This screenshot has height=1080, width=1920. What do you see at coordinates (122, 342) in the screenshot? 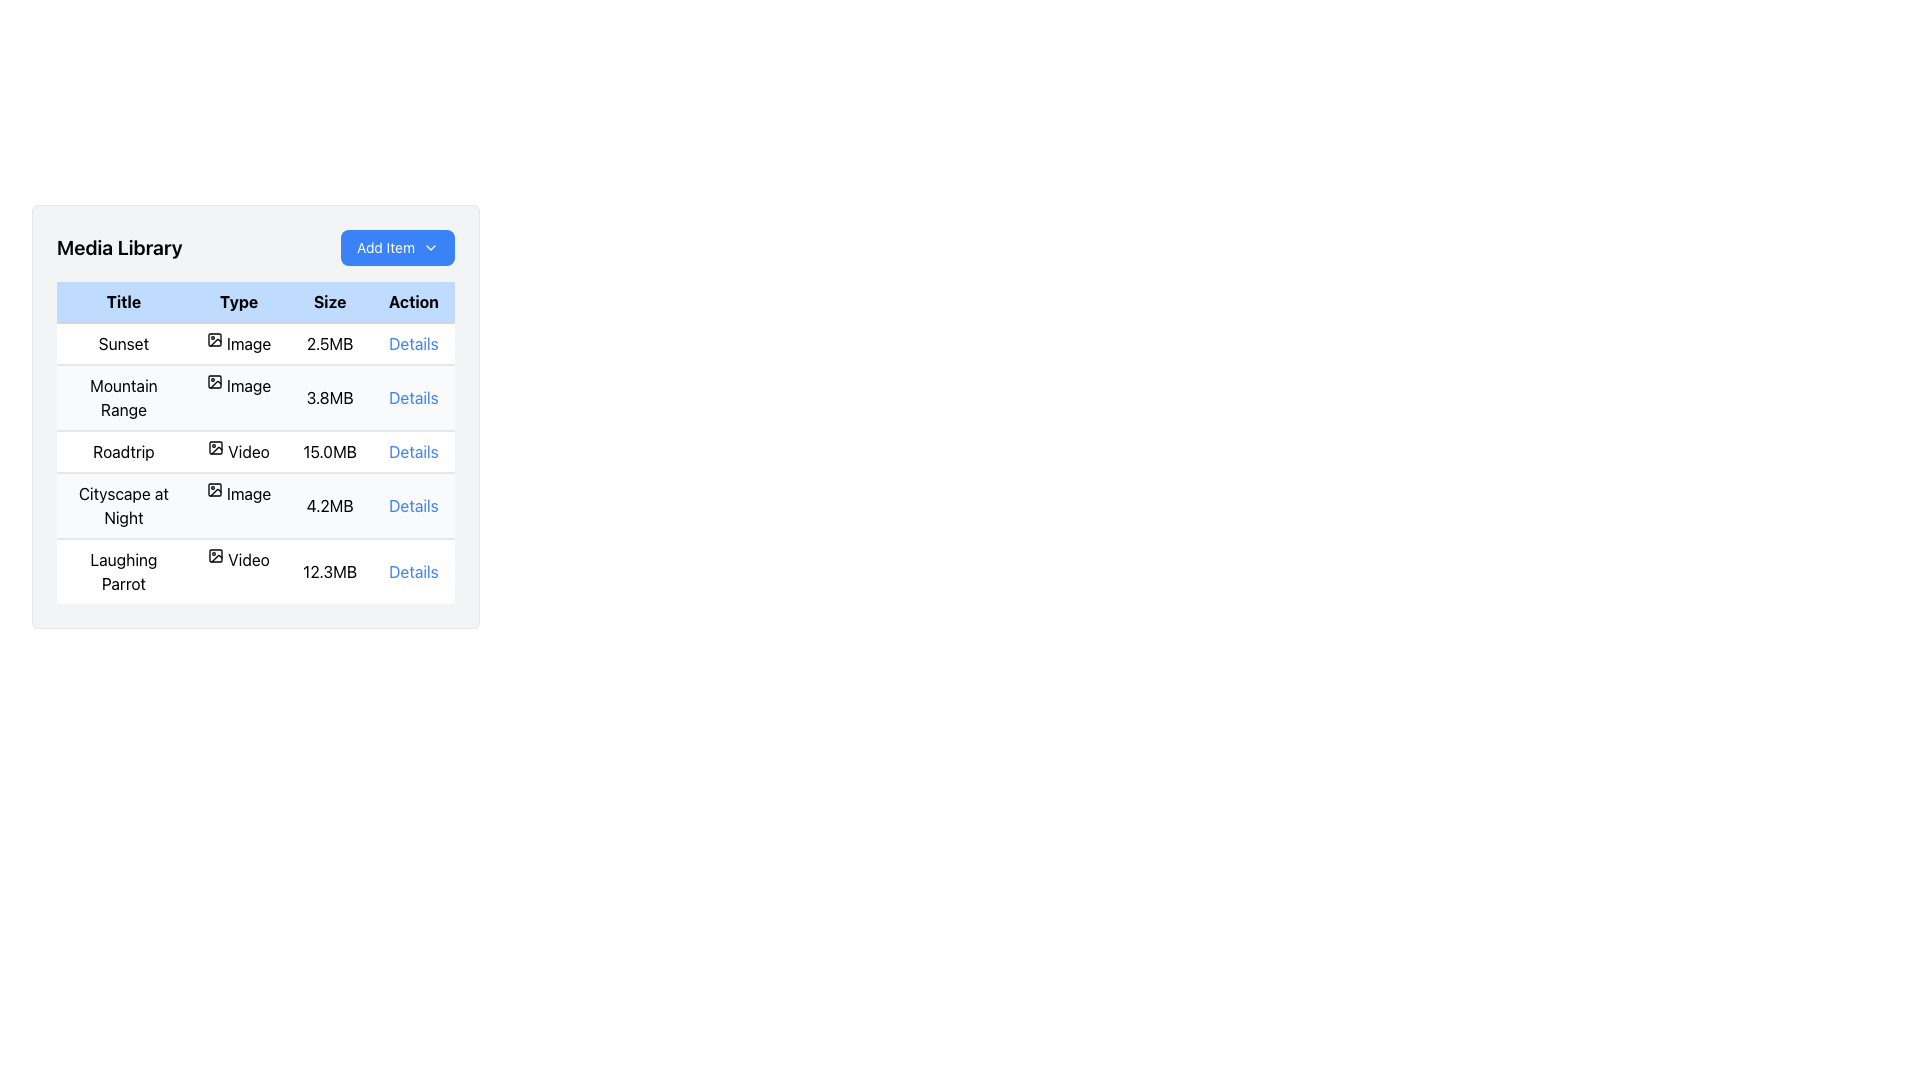
I see `the text label displaying 'Sunset' located in the first cell of the first row under the 'Title' column in a table layout` at bounding box center [122, 342].